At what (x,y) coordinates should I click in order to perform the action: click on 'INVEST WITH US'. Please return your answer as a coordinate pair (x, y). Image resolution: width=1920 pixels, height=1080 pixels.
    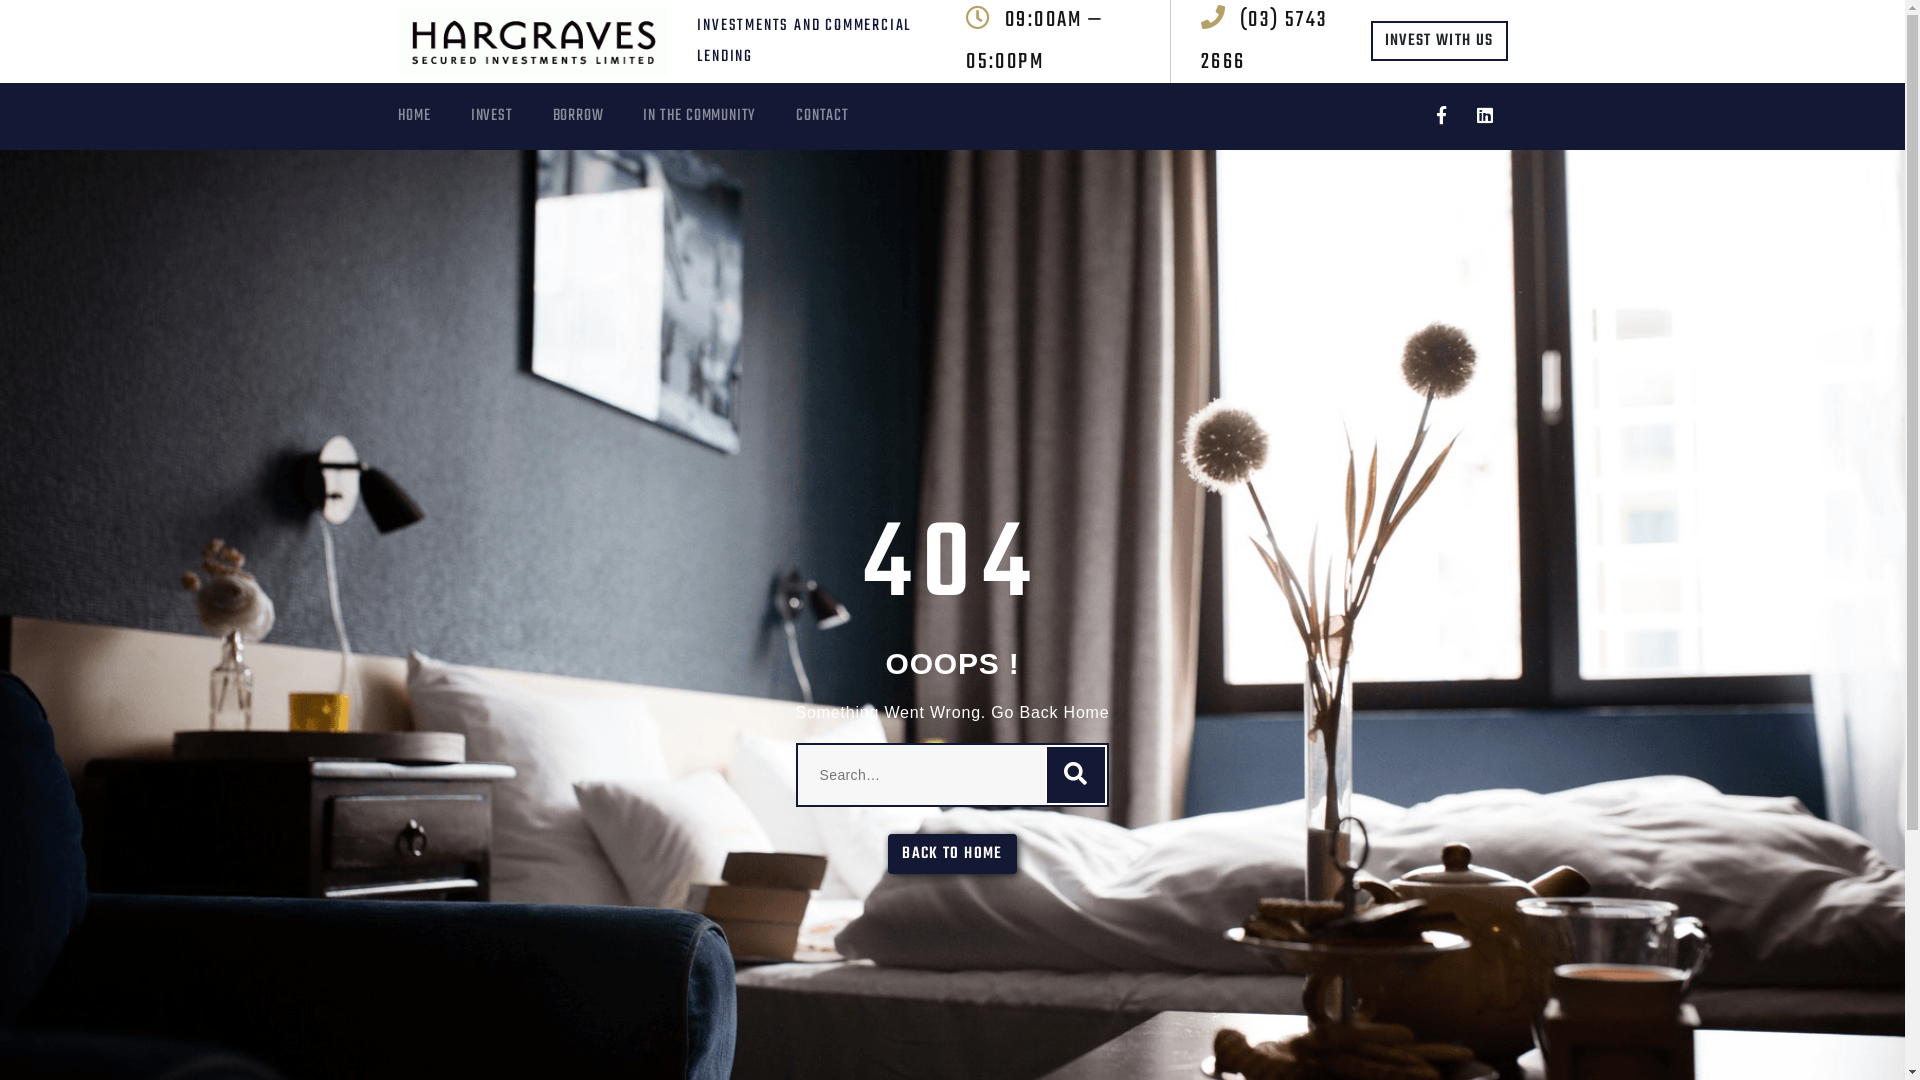
    Looking at the image, I should click on (1438, 41).